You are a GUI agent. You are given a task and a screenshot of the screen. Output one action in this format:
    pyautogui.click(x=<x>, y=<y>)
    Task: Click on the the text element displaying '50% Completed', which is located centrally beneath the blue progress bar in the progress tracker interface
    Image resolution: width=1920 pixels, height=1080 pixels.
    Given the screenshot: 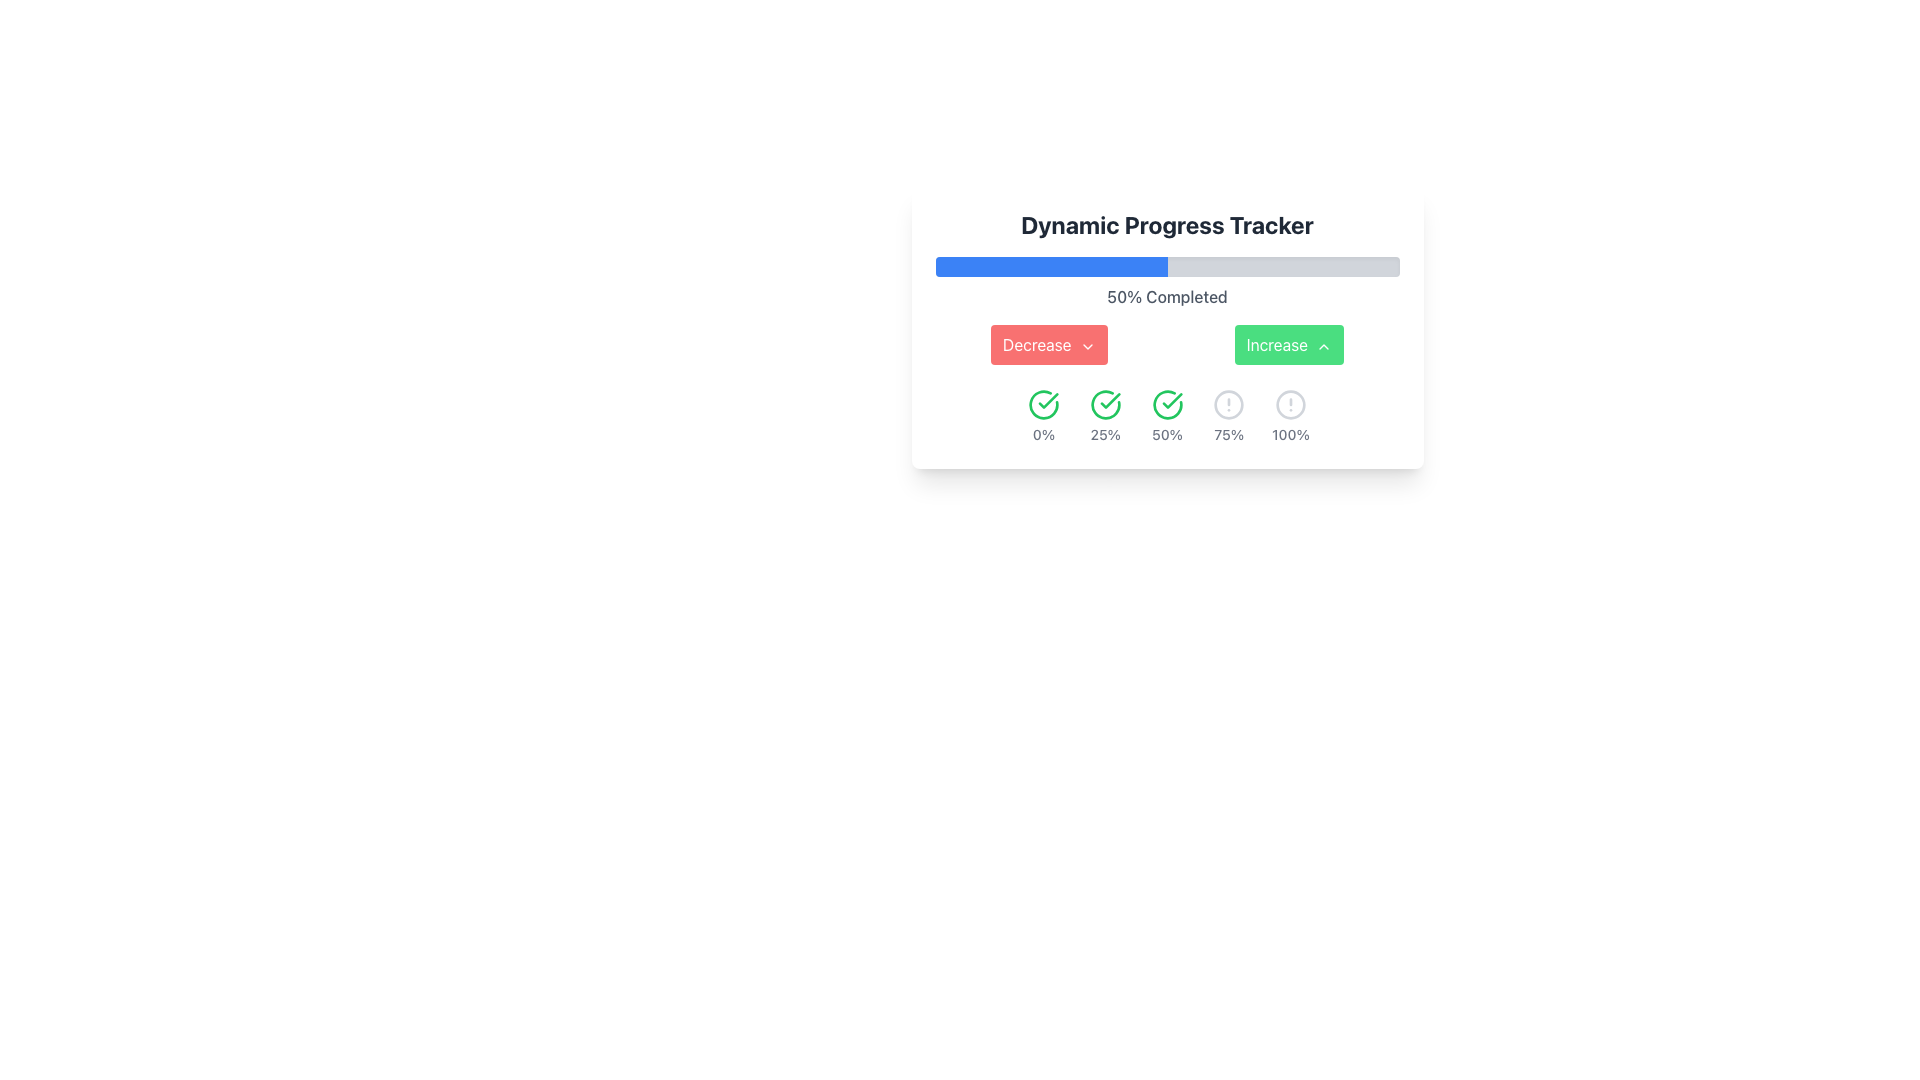 What is the action you would take?
    pyautogui.click(x=1167, y=297)
    